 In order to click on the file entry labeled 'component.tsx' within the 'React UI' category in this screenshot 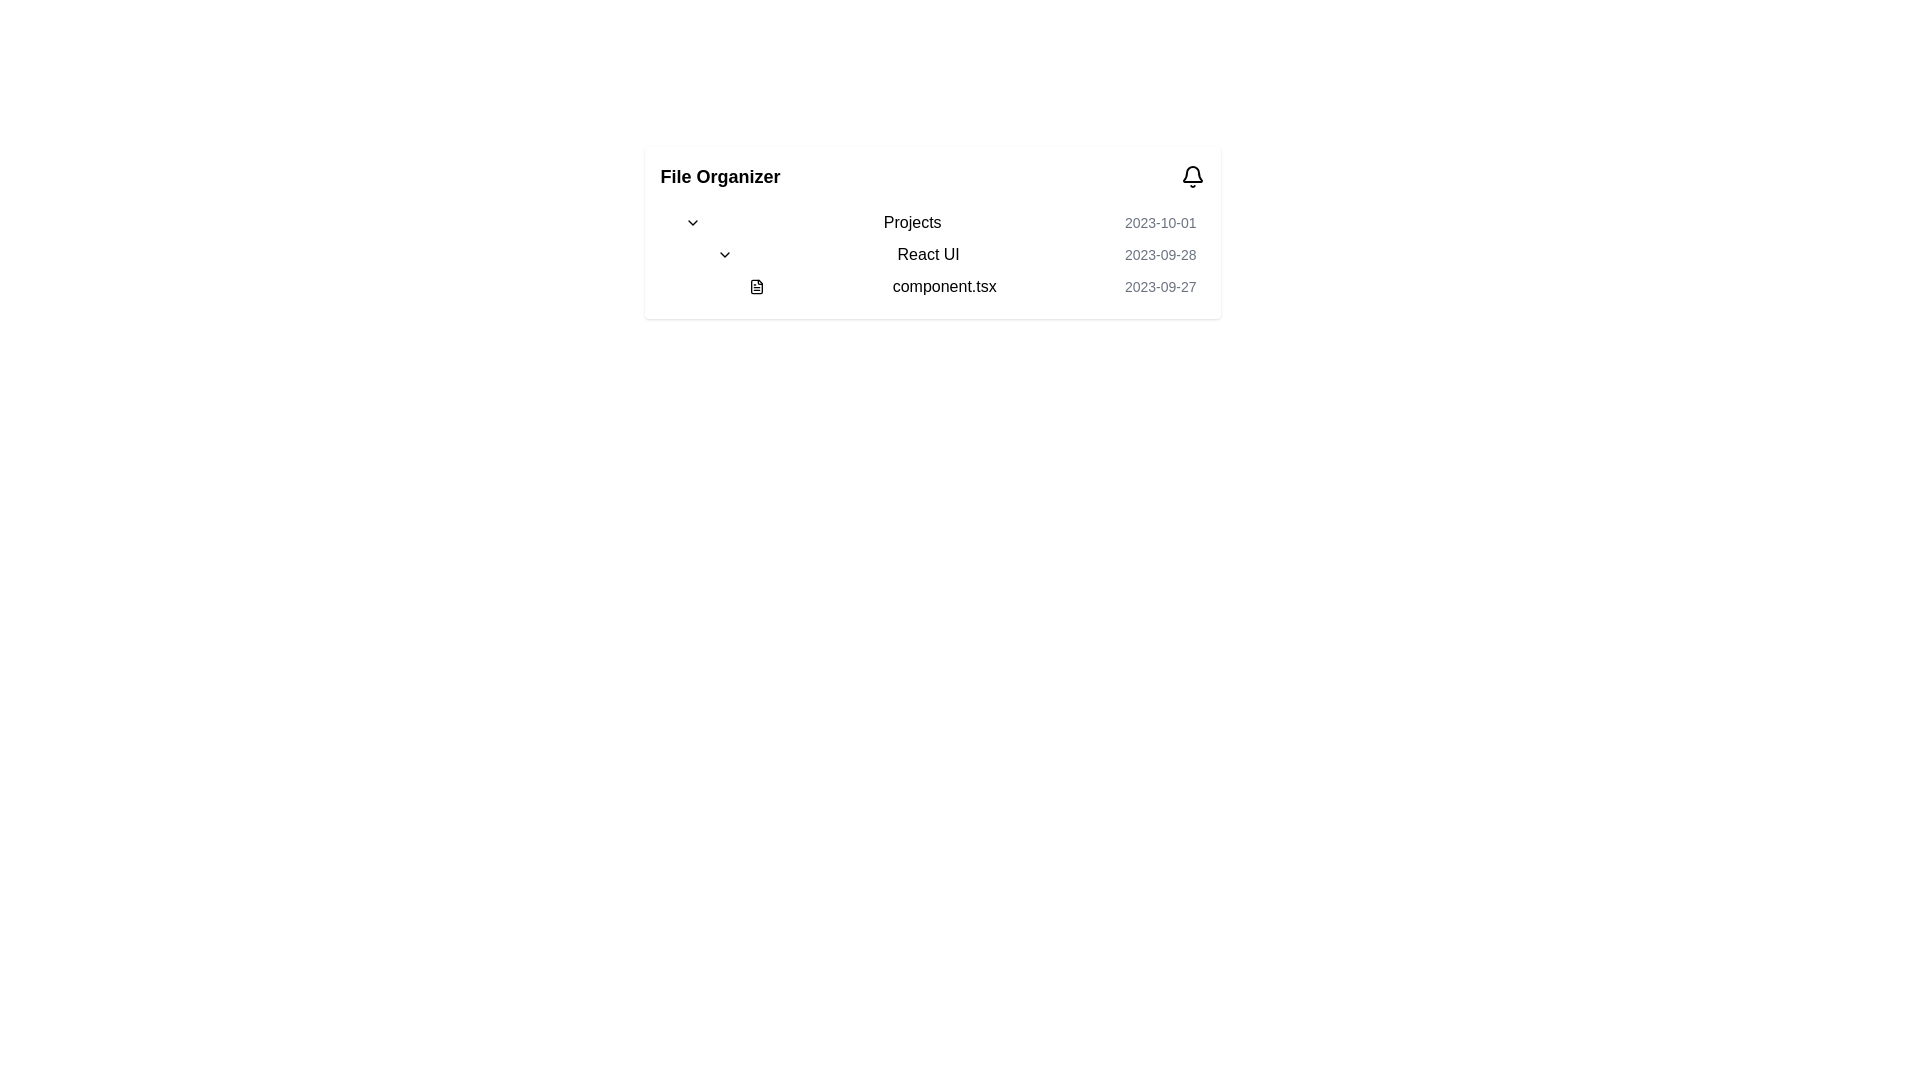, I will do `click(955, 270)`.